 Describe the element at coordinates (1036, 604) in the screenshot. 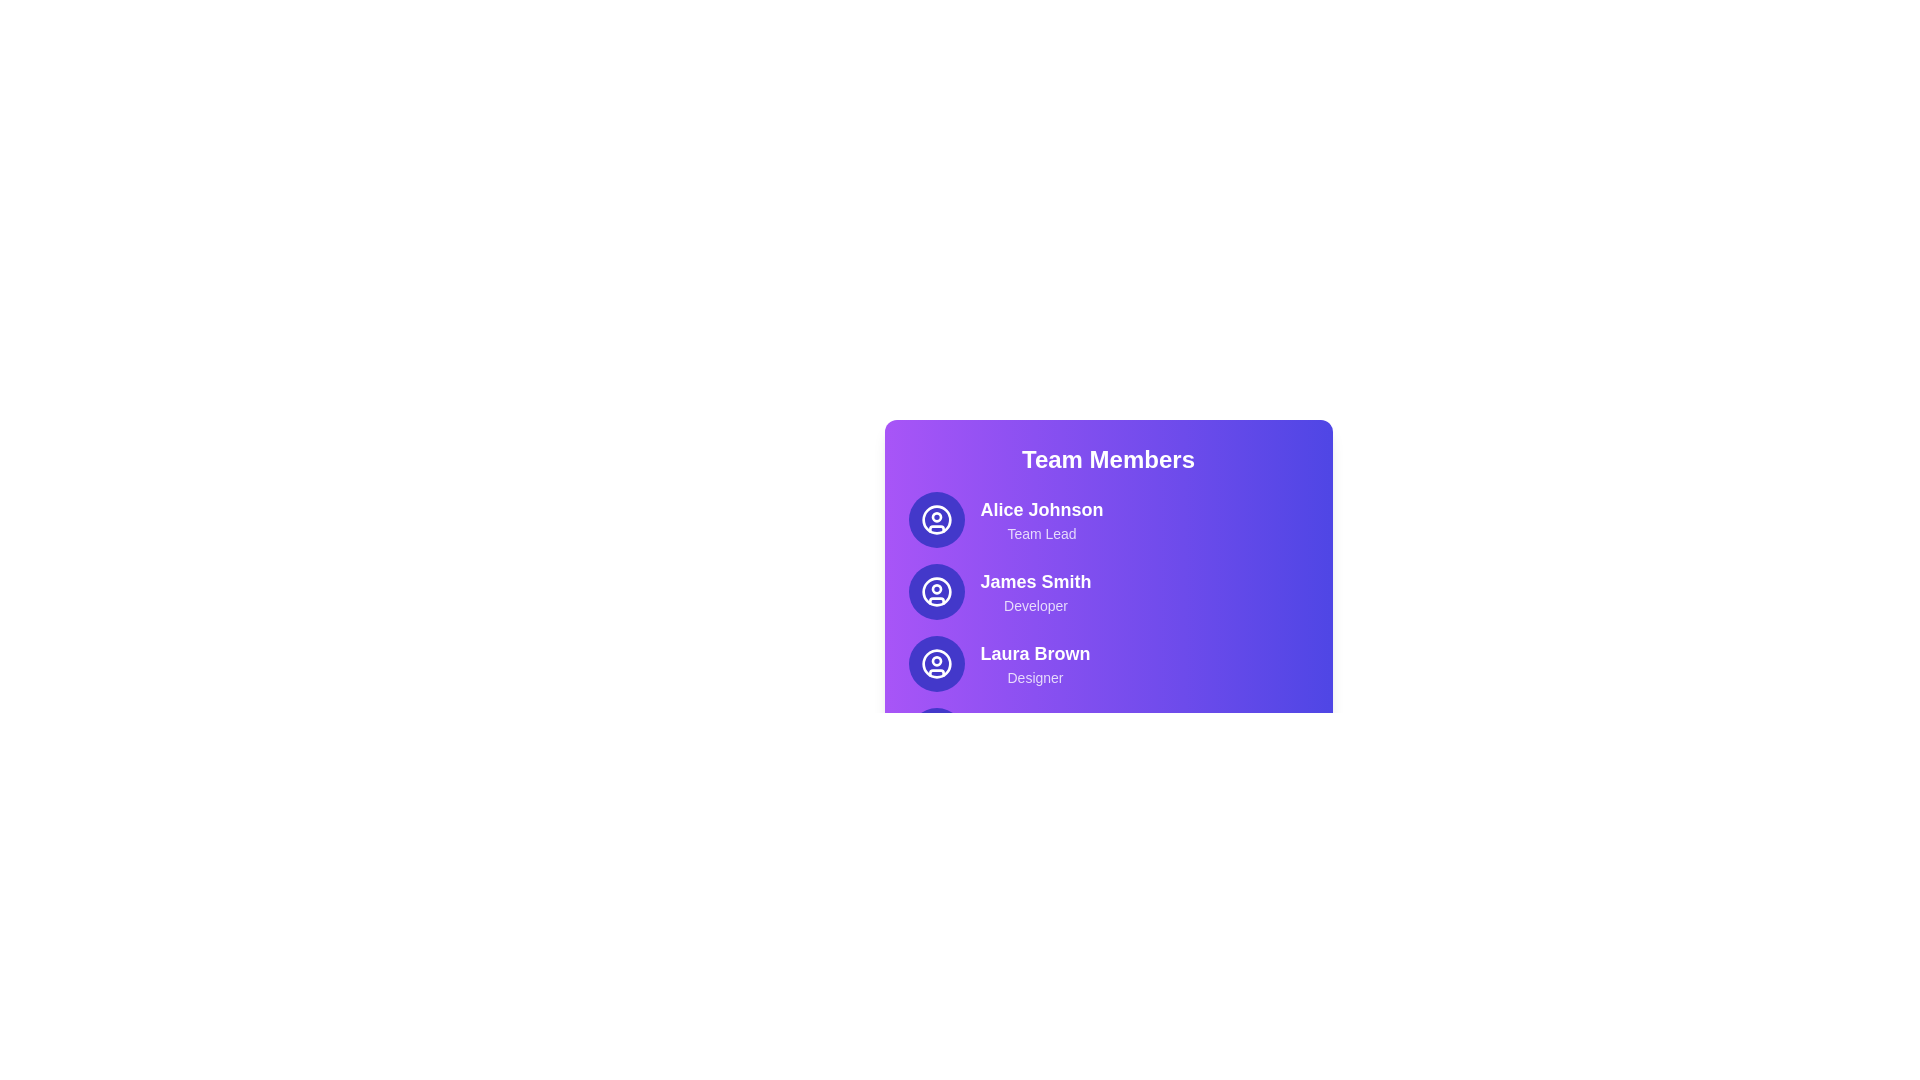

I see `the text label displaying 'Developer' which is located beneath 'James Smith' in the team member list` at that location.